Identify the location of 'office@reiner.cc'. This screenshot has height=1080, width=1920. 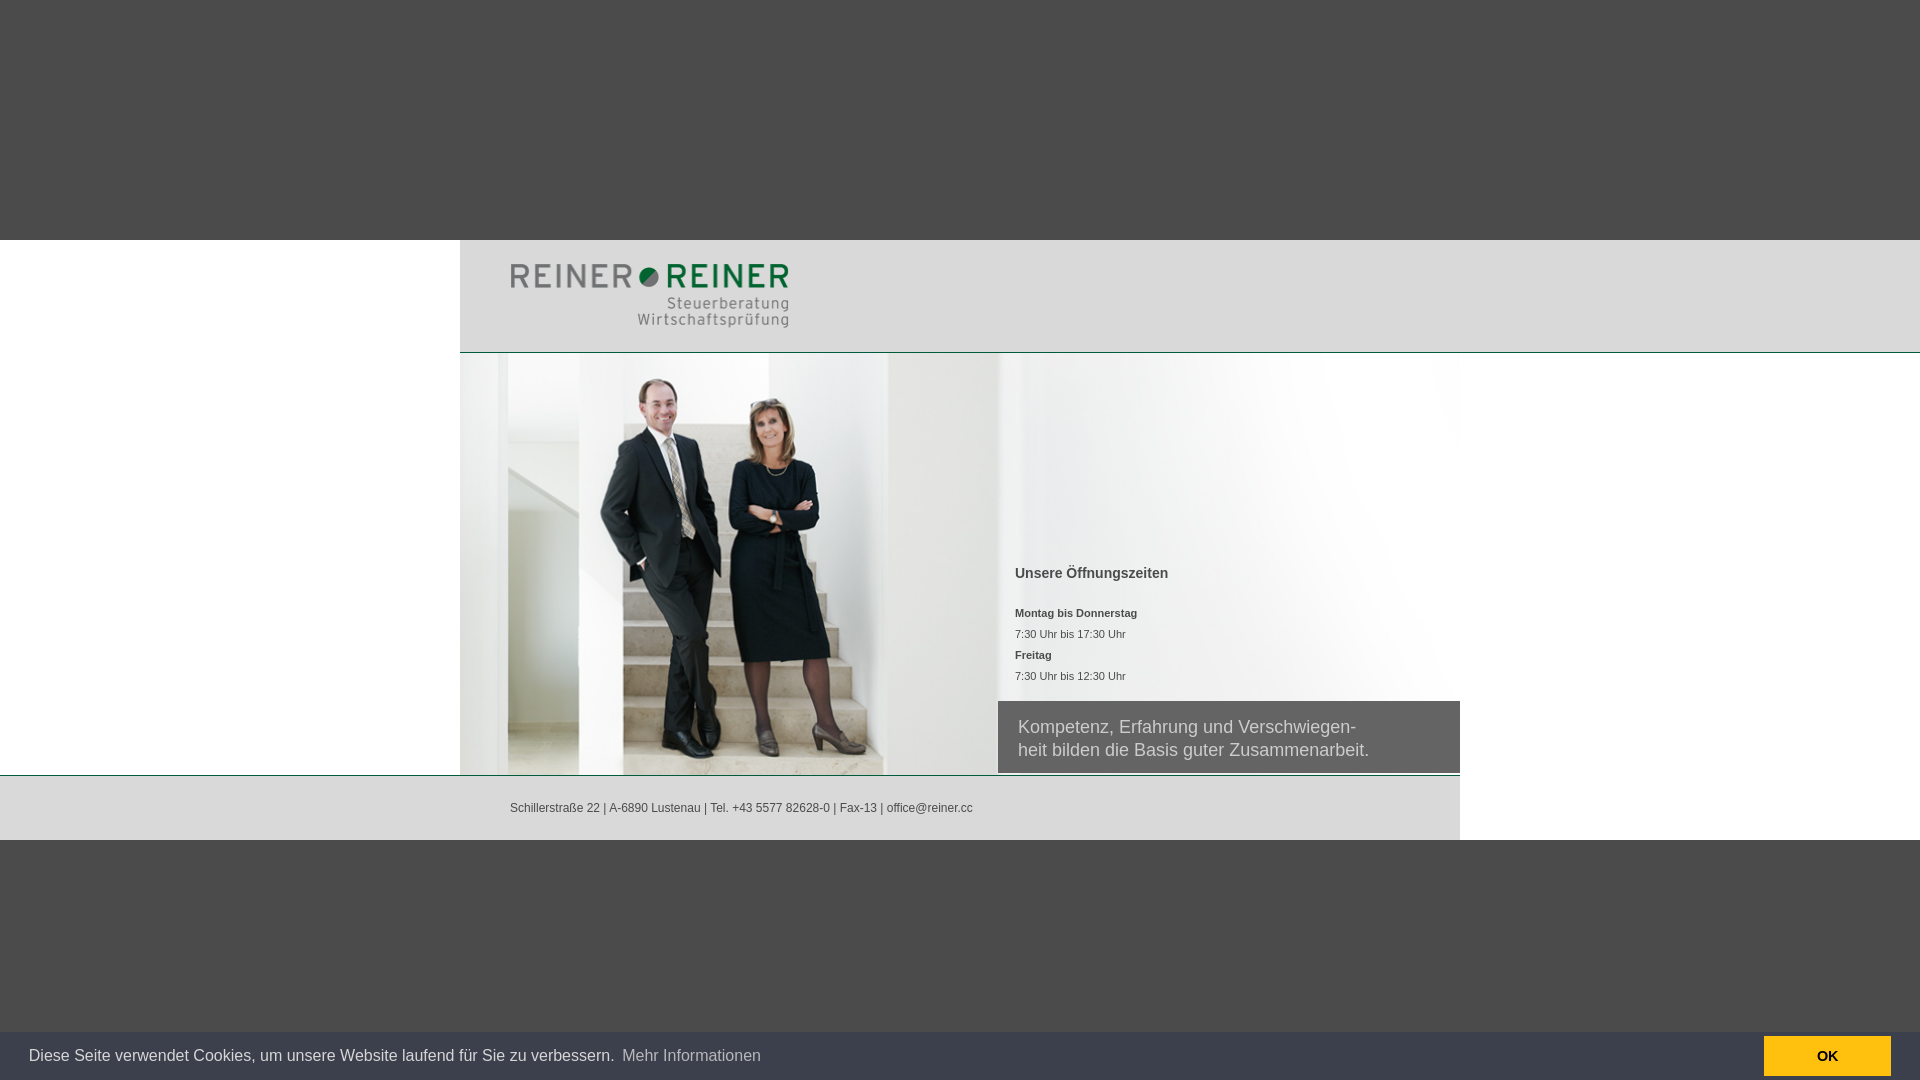
(929, 806).